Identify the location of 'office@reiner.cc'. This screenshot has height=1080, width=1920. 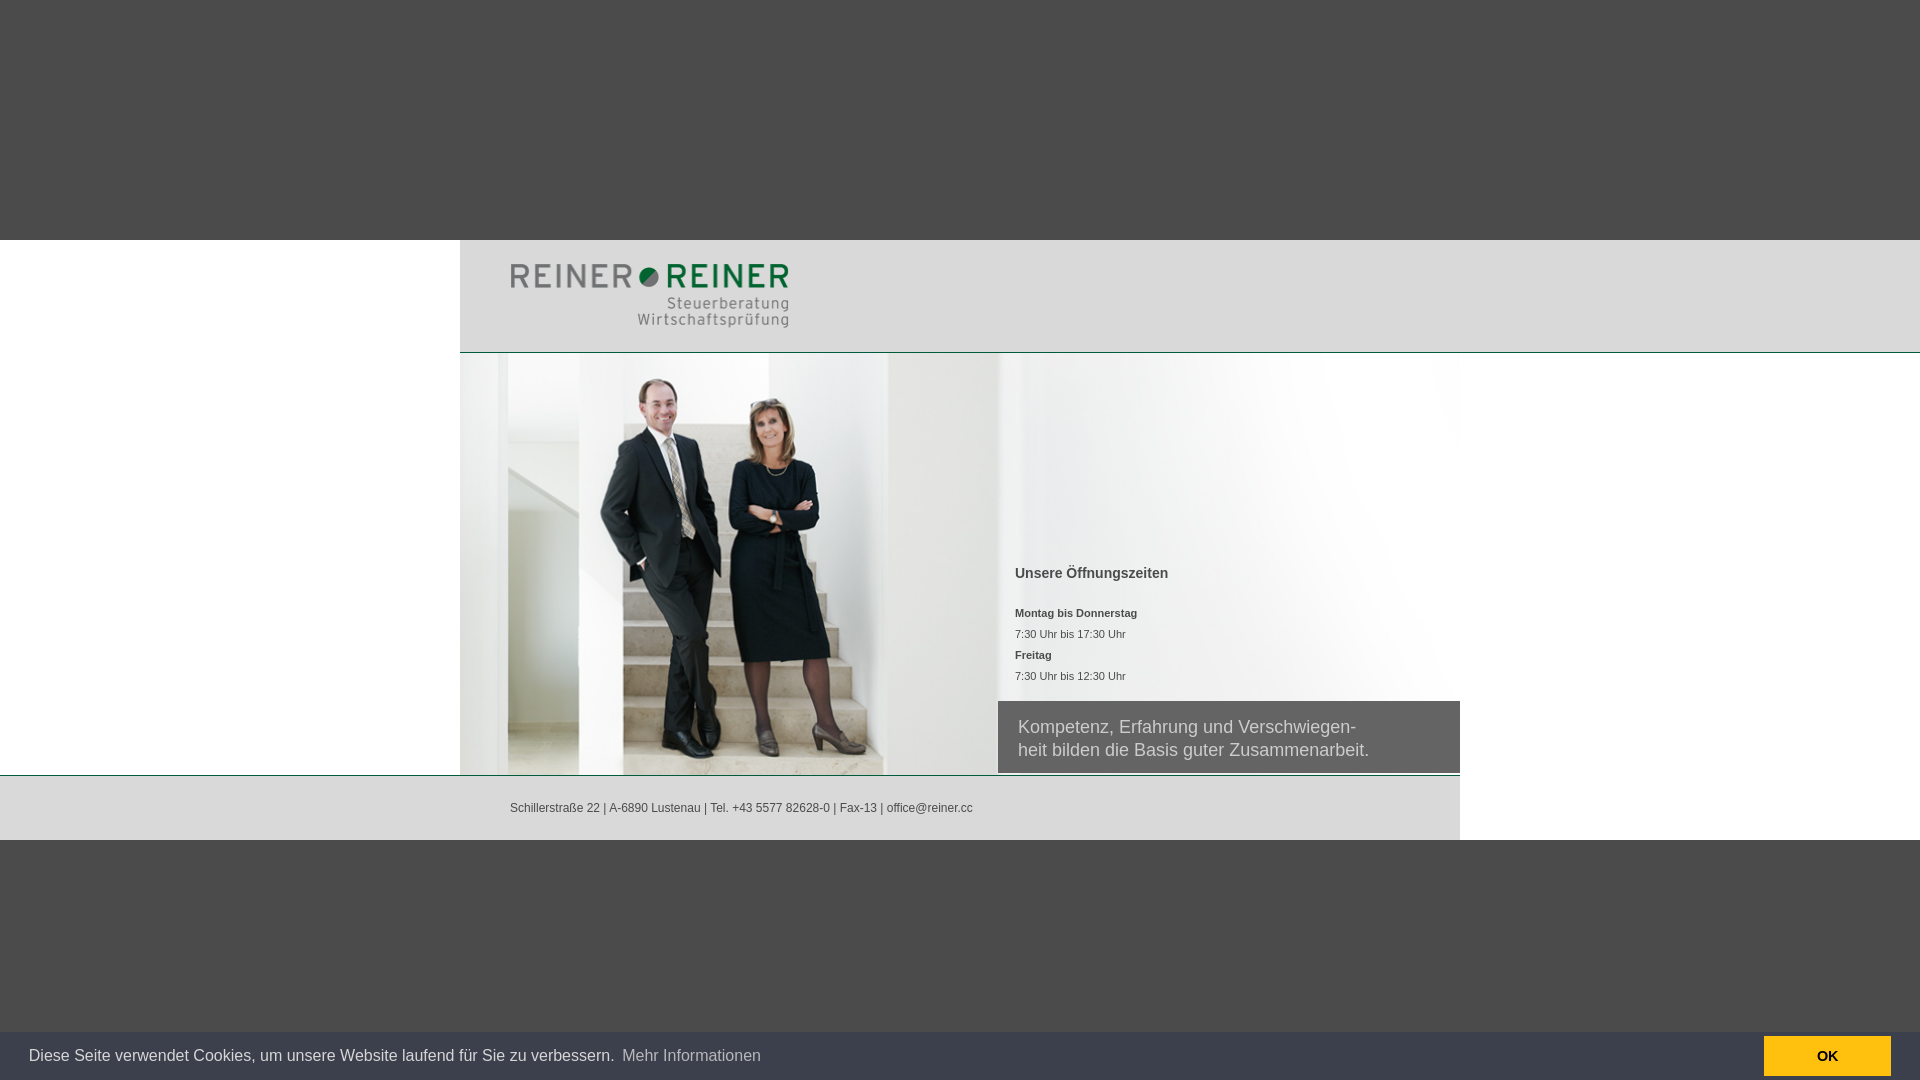
(929, 806).